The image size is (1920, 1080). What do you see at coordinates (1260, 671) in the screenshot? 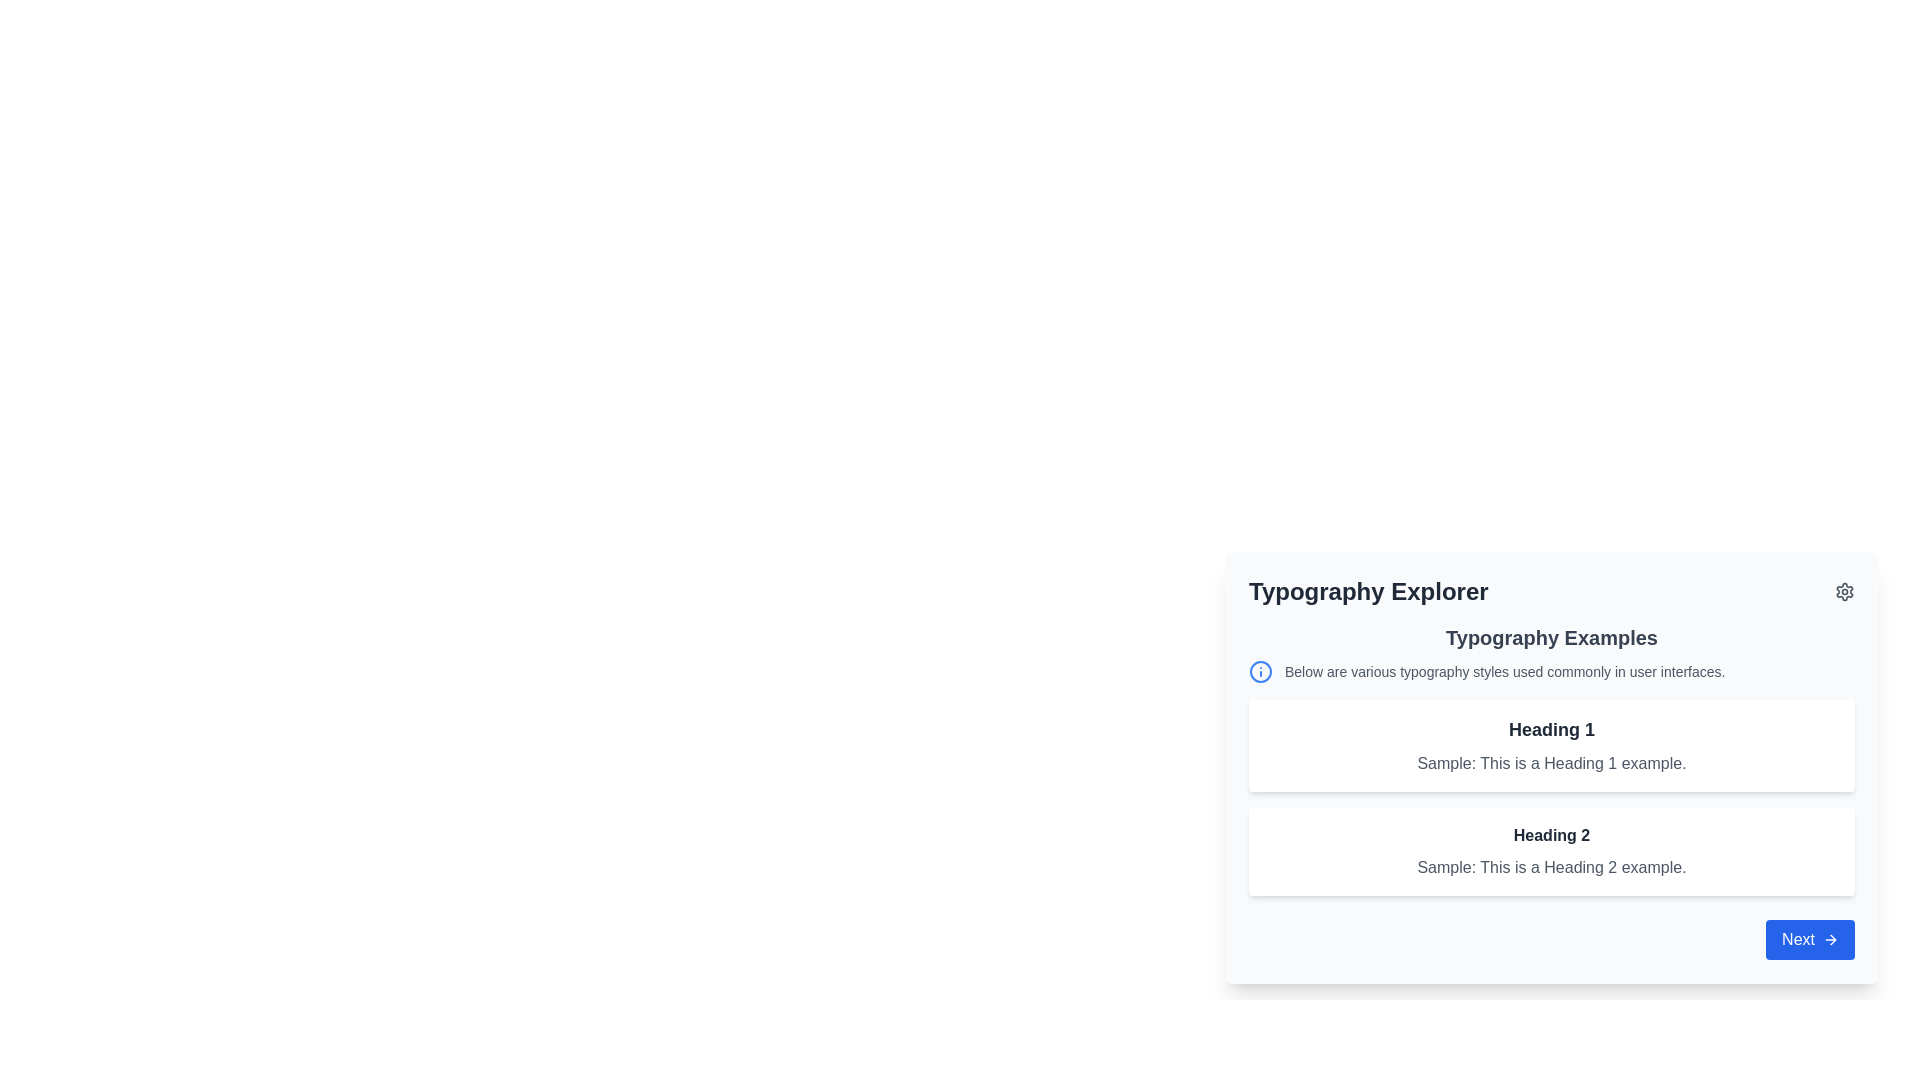
I see `the blue-toned SVG circle icon located to the left of the descriptive text block in the 'Typography Explorer' section` at bounding box center [1260, 671].